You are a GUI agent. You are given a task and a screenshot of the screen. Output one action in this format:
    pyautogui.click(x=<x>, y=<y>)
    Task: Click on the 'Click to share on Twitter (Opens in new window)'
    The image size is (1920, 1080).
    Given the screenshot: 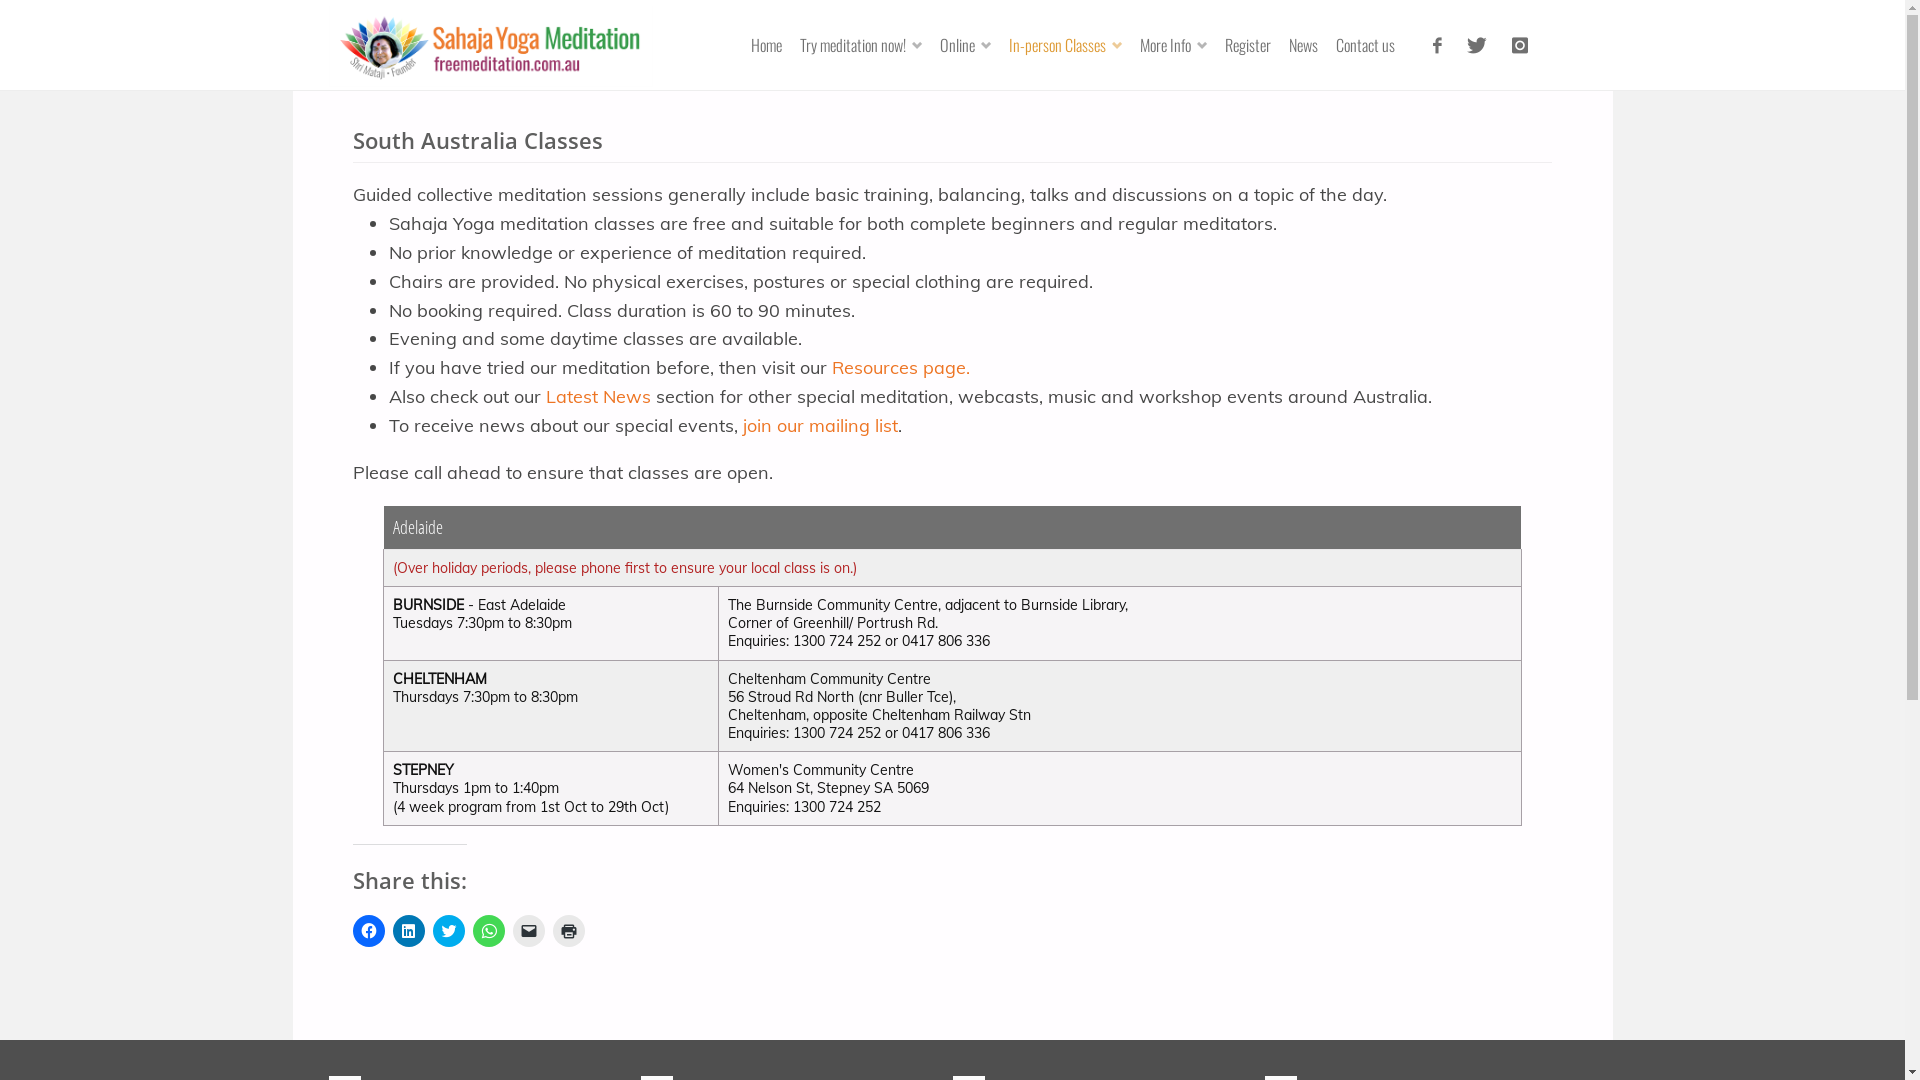 What is the action you would take?
    pyautogui.click(x=448, y=930)
    